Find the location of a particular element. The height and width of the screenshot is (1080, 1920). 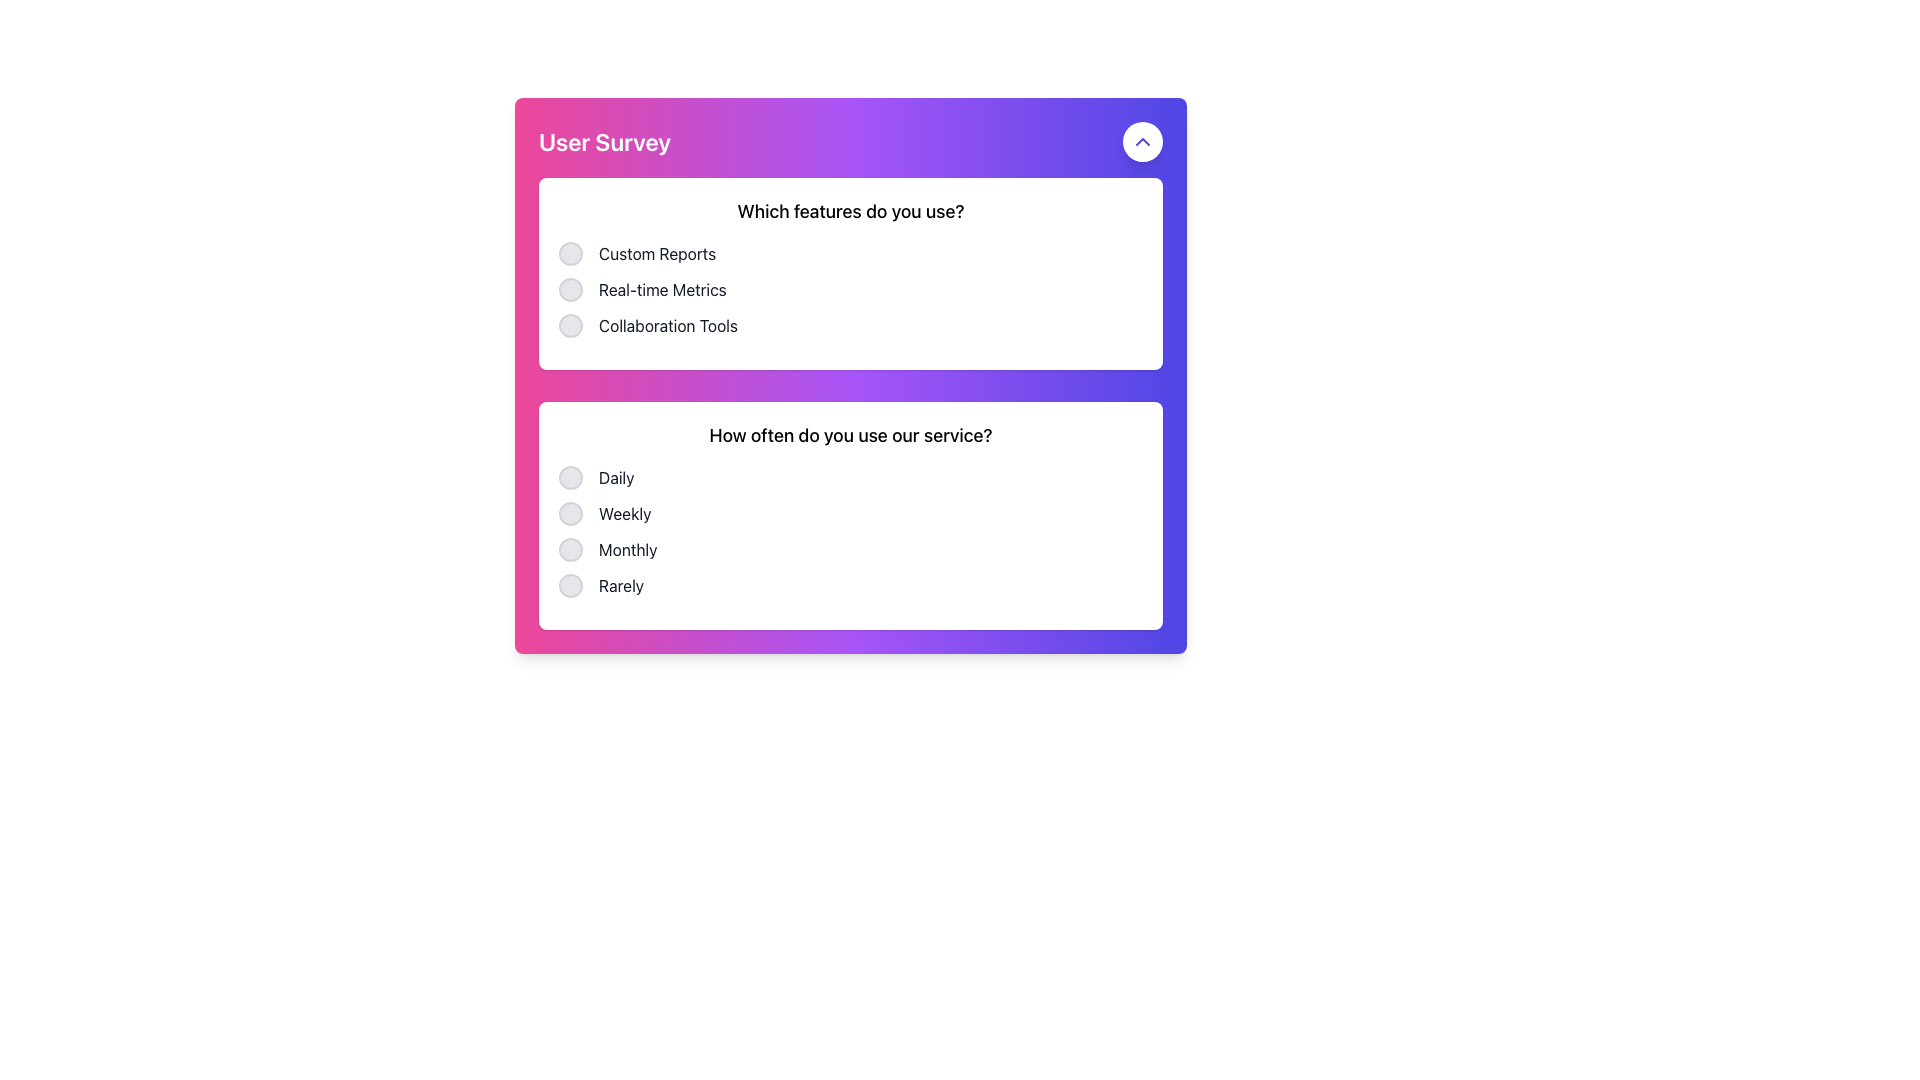

the text label at the top of the survey card interface, which guides users to interact with the options below it is located at coordinates (850, 212).